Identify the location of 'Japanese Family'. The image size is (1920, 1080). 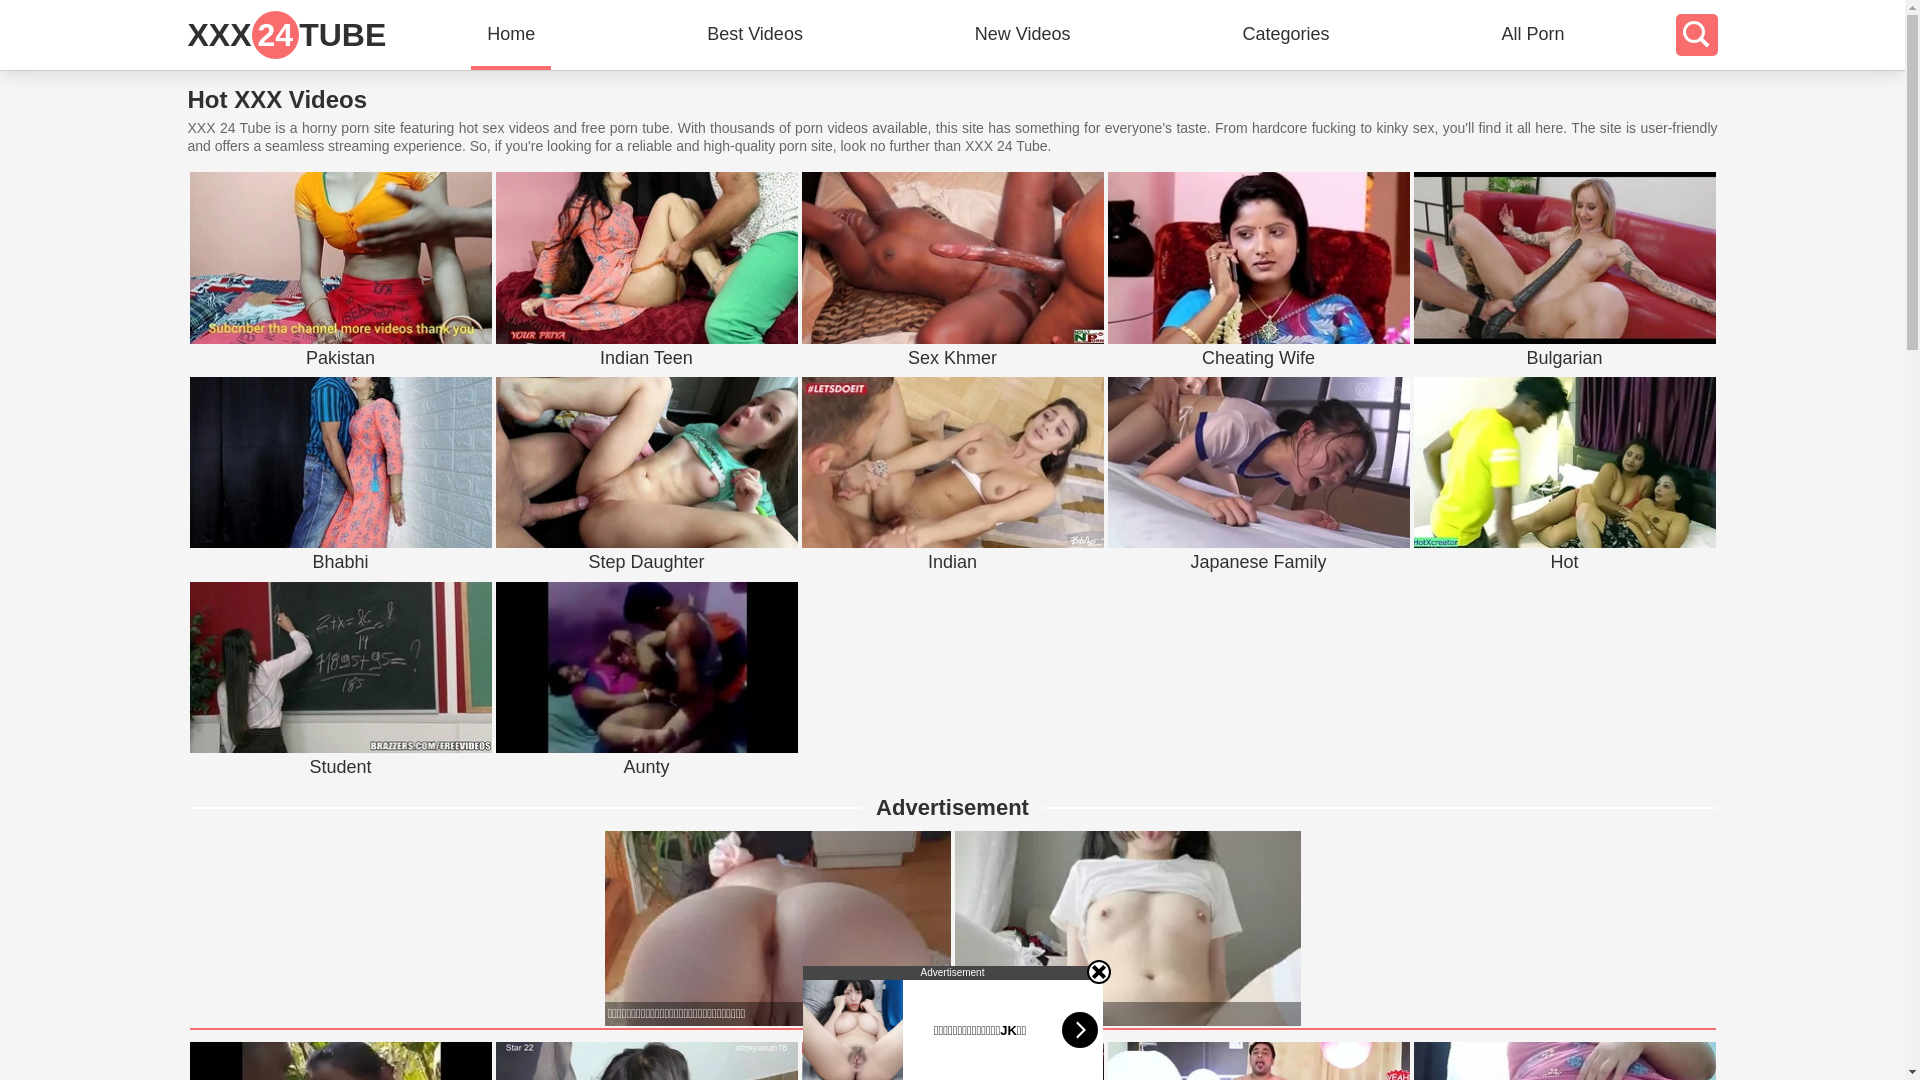
(1257, 462).